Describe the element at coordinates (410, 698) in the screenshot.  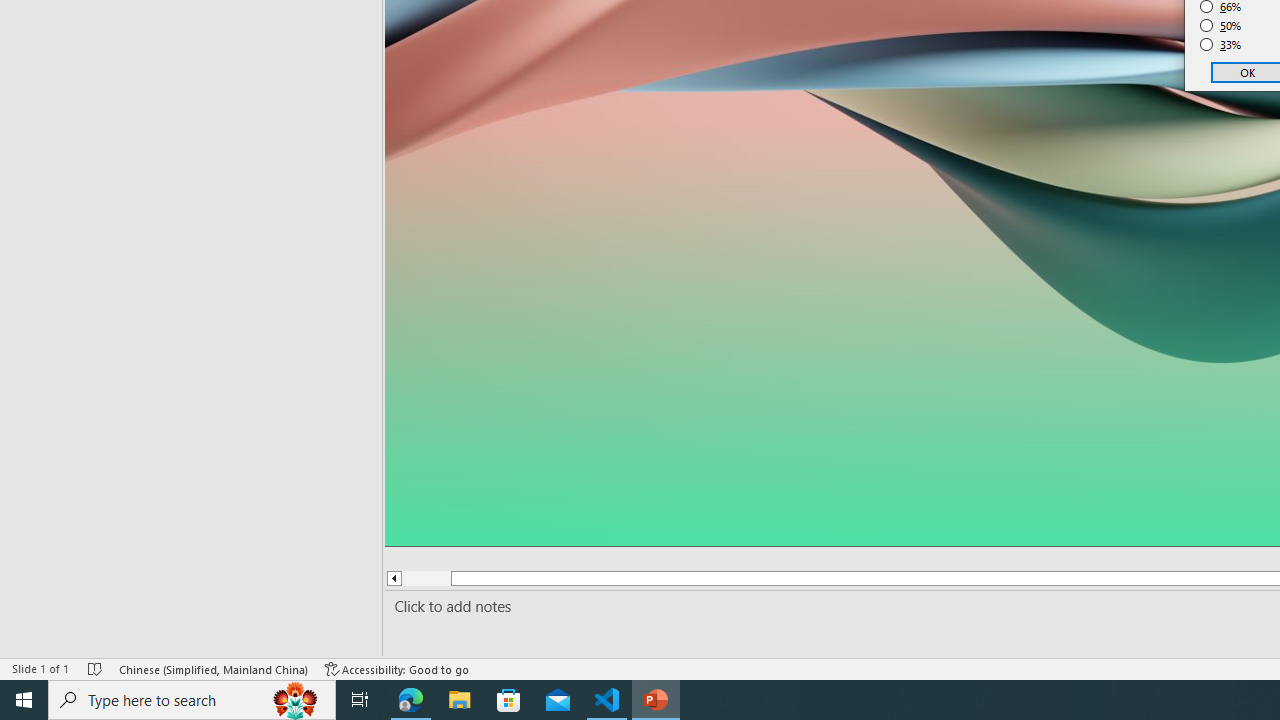
I see `'Microsoft Edge - 1 running window'` at that location.